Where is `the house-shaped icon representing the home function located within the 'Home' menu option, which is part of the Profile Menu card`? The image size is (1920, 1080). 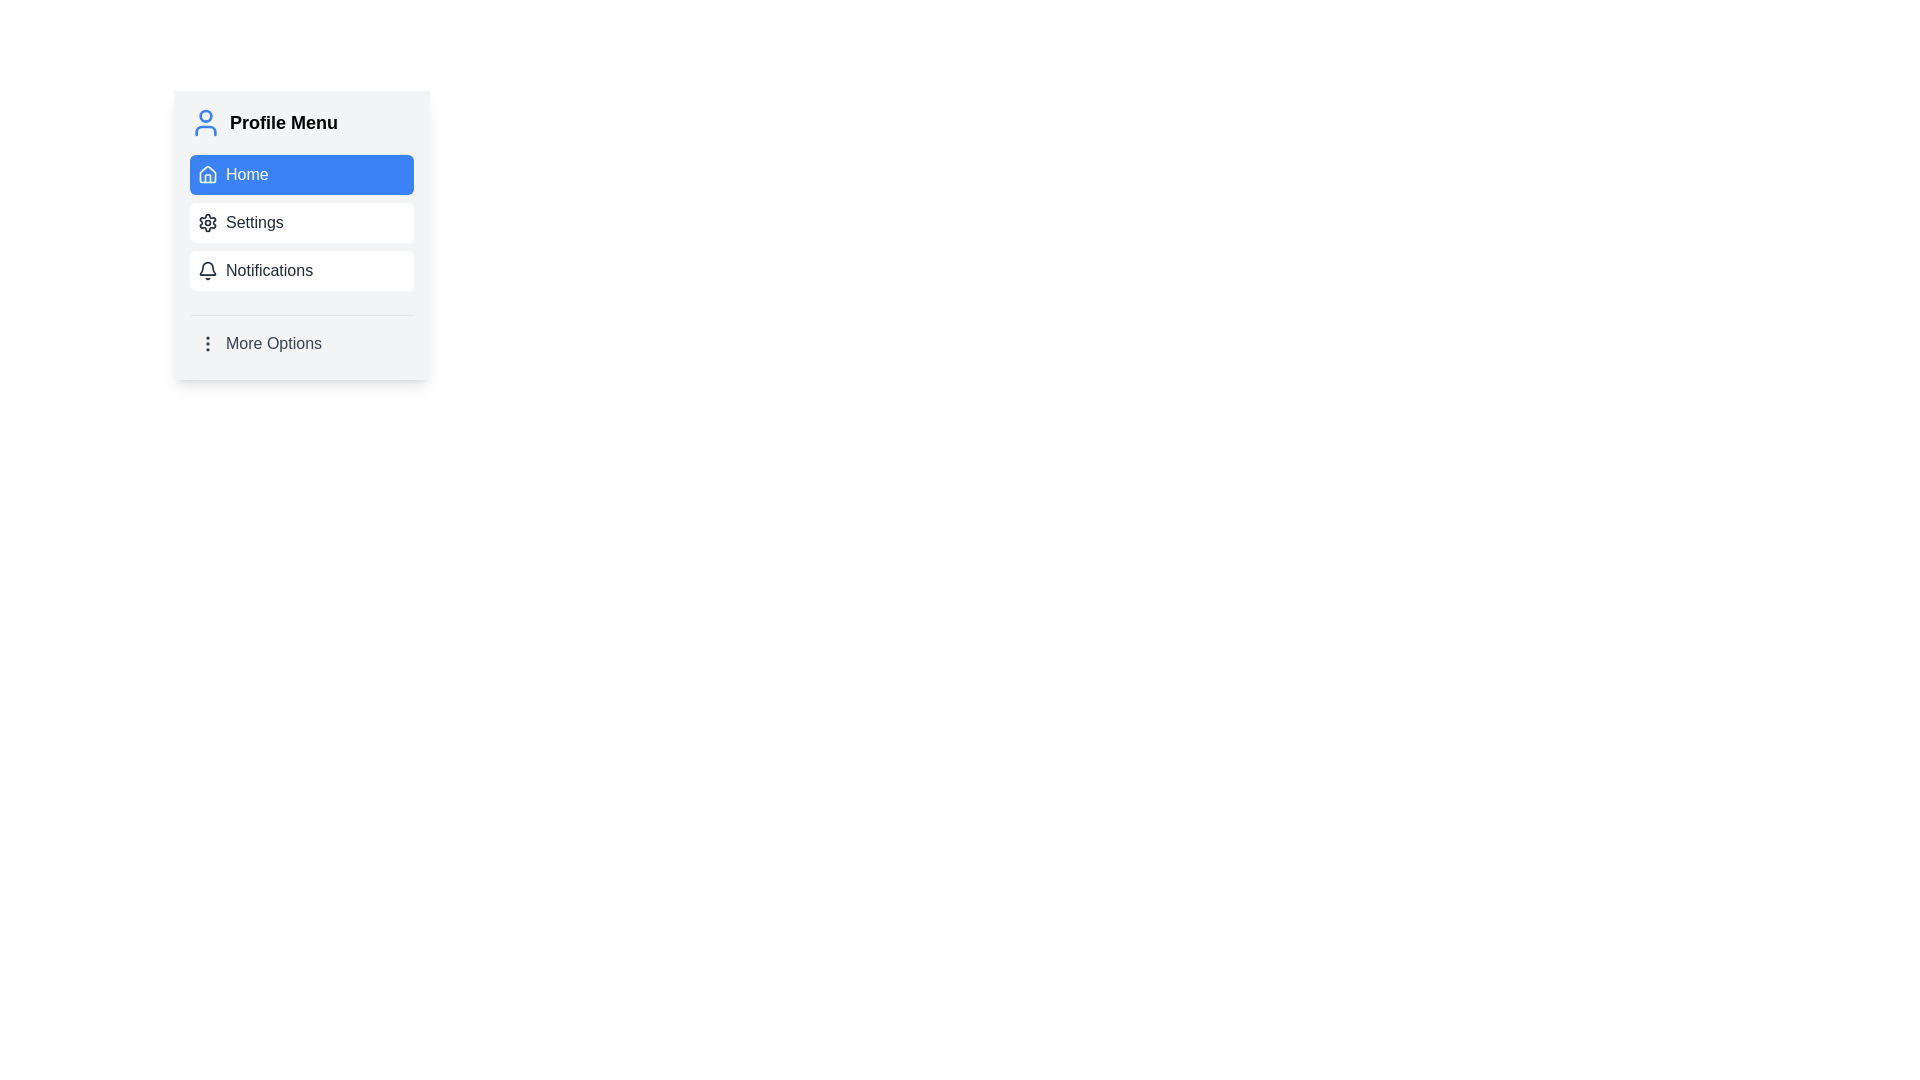 the house-shaped icon representing the home function located within the 'Home' menu option, which is part of the Profile Menu card is located at coordinates (207, 172).